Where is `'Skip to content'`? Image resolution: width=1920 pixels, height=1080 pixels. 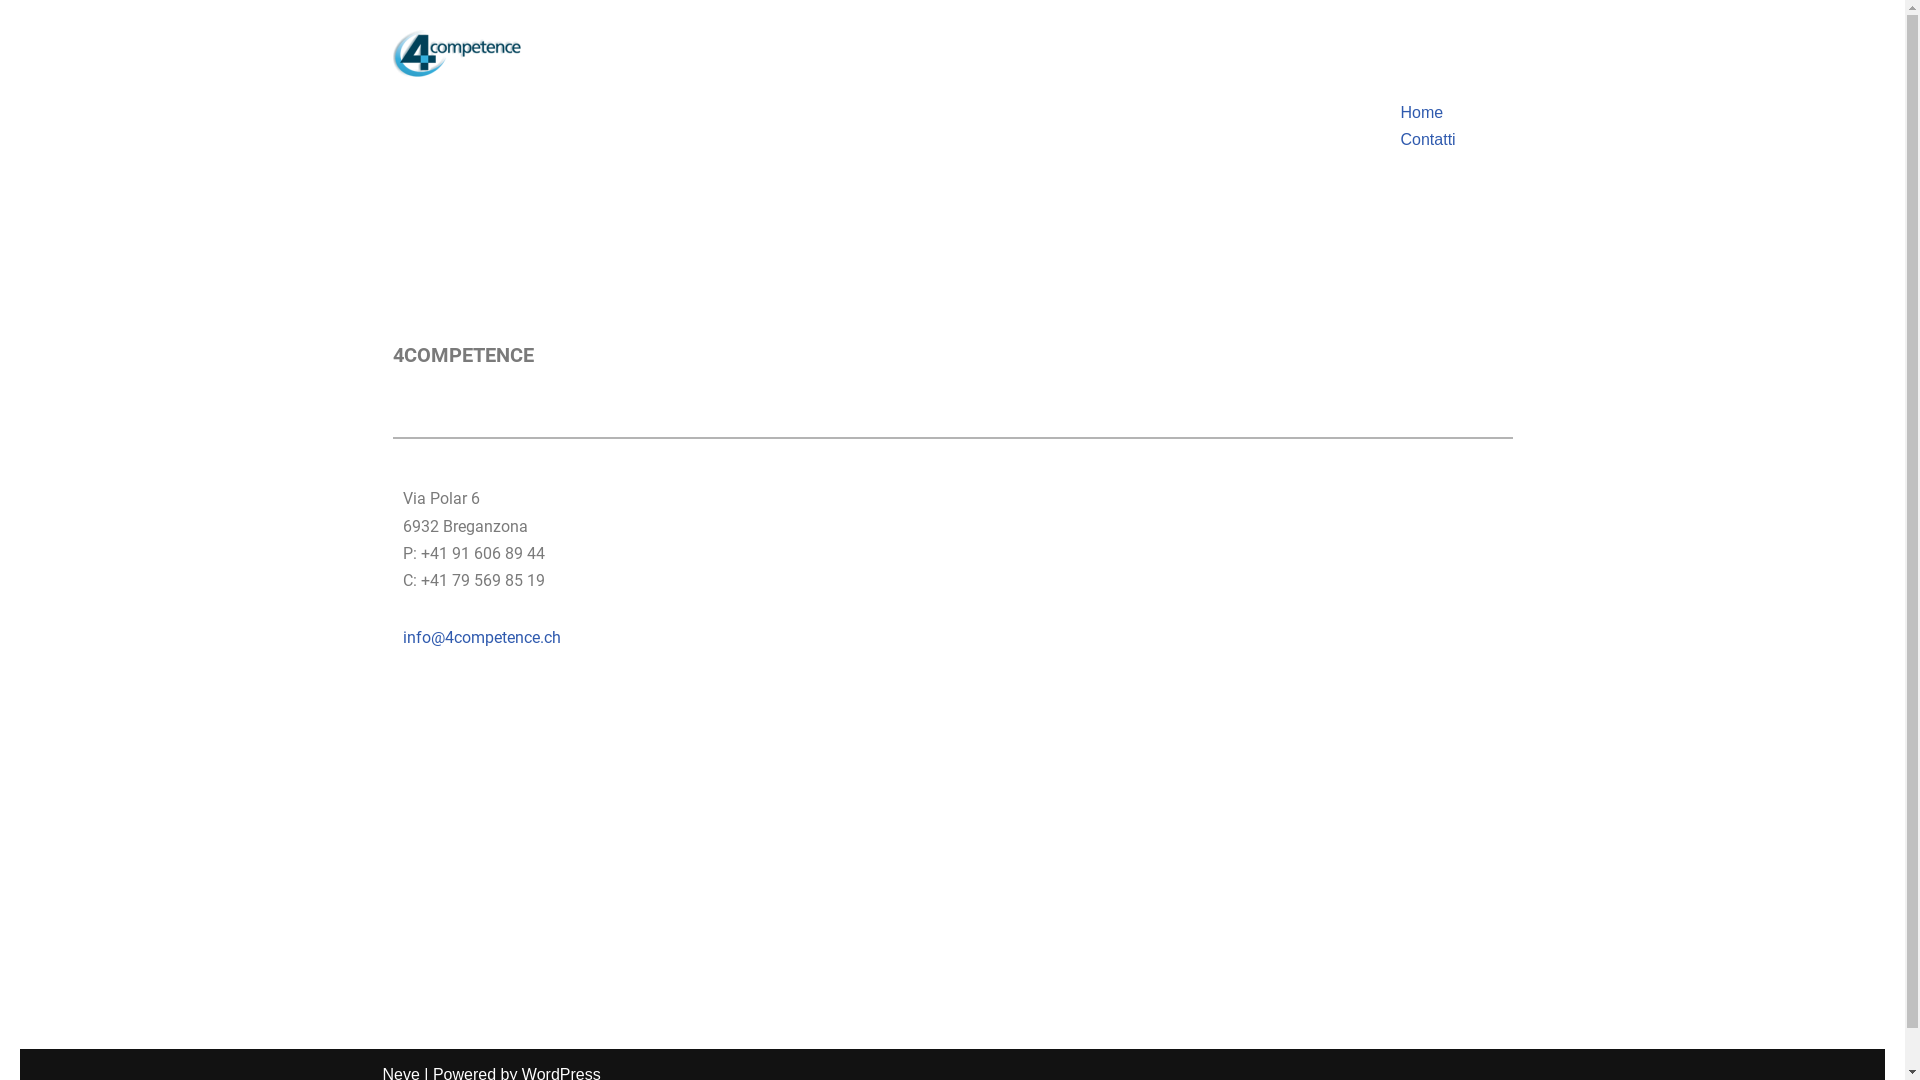 'Skip to content' is located at coordinates (34, 60).